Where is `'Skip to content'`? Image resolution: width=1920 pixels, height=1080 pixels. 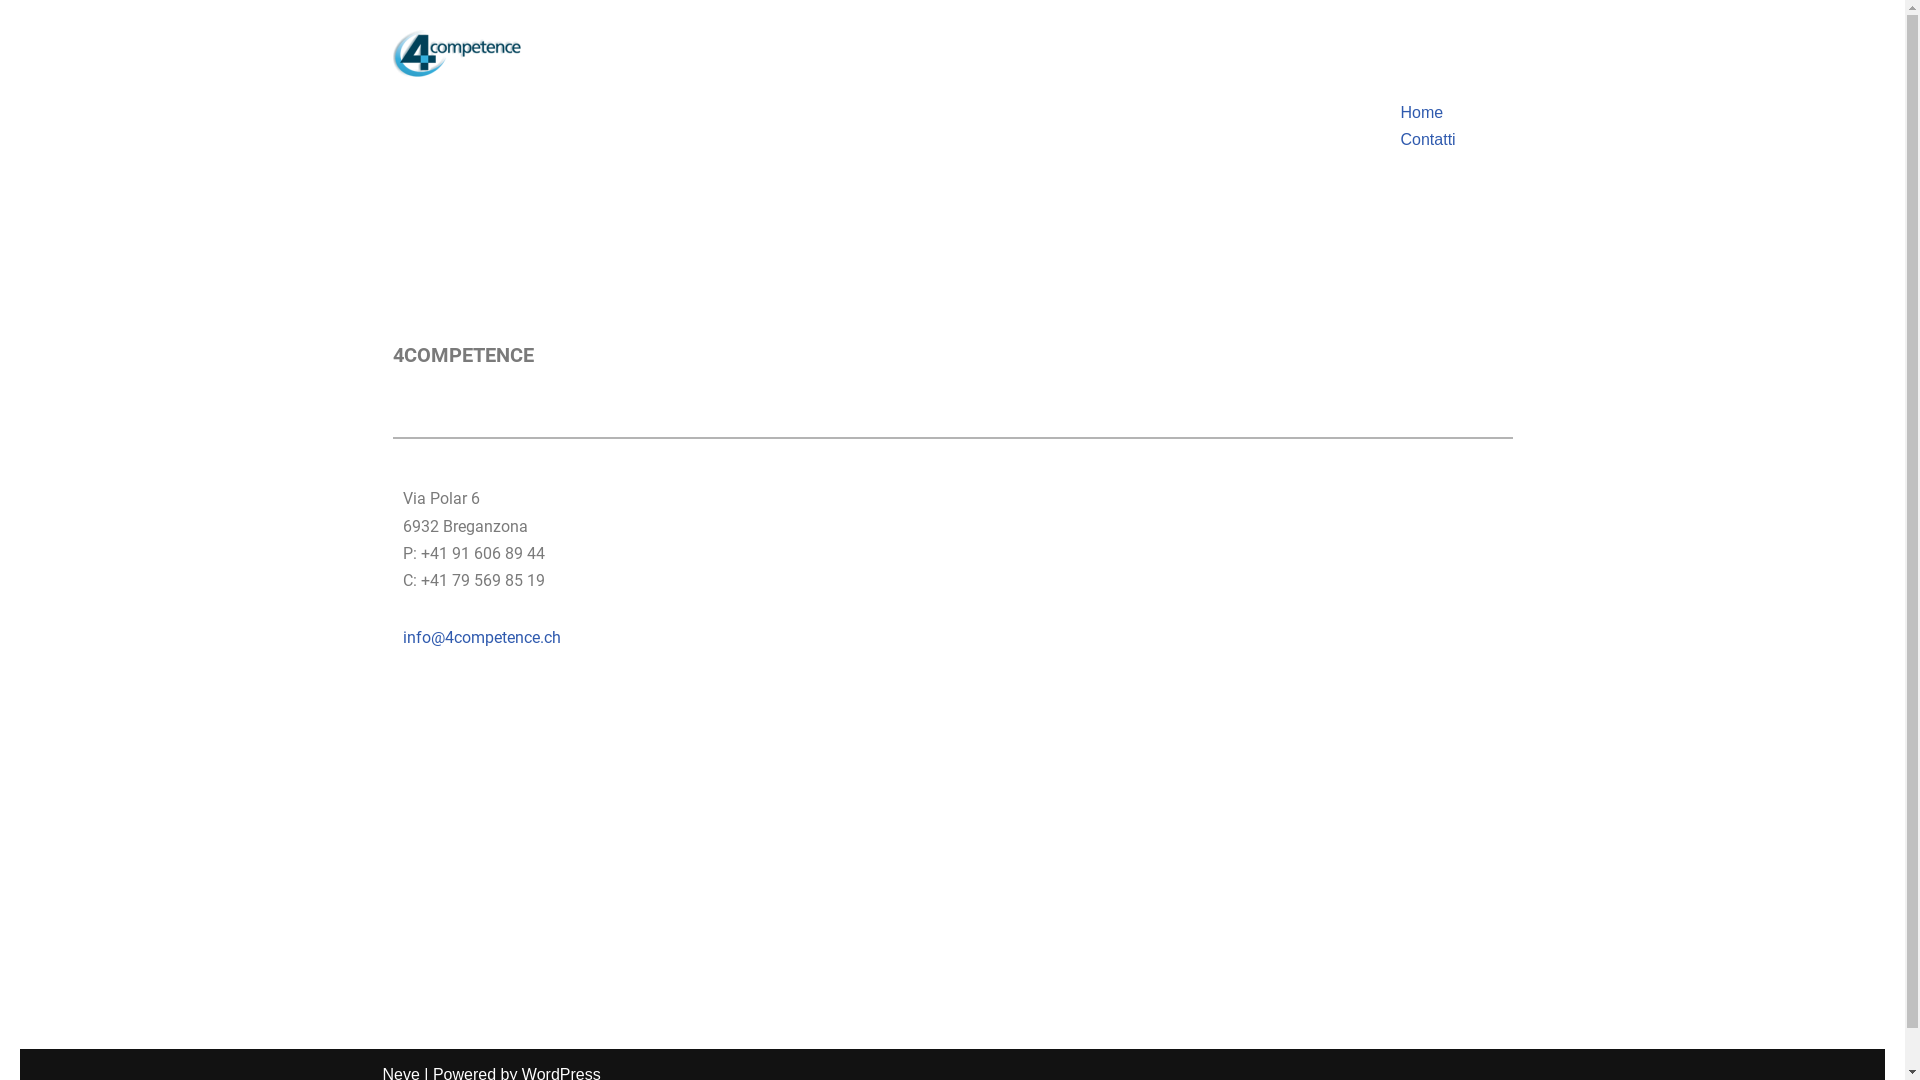 'Skip to content' is located at coordinates (34, 60).